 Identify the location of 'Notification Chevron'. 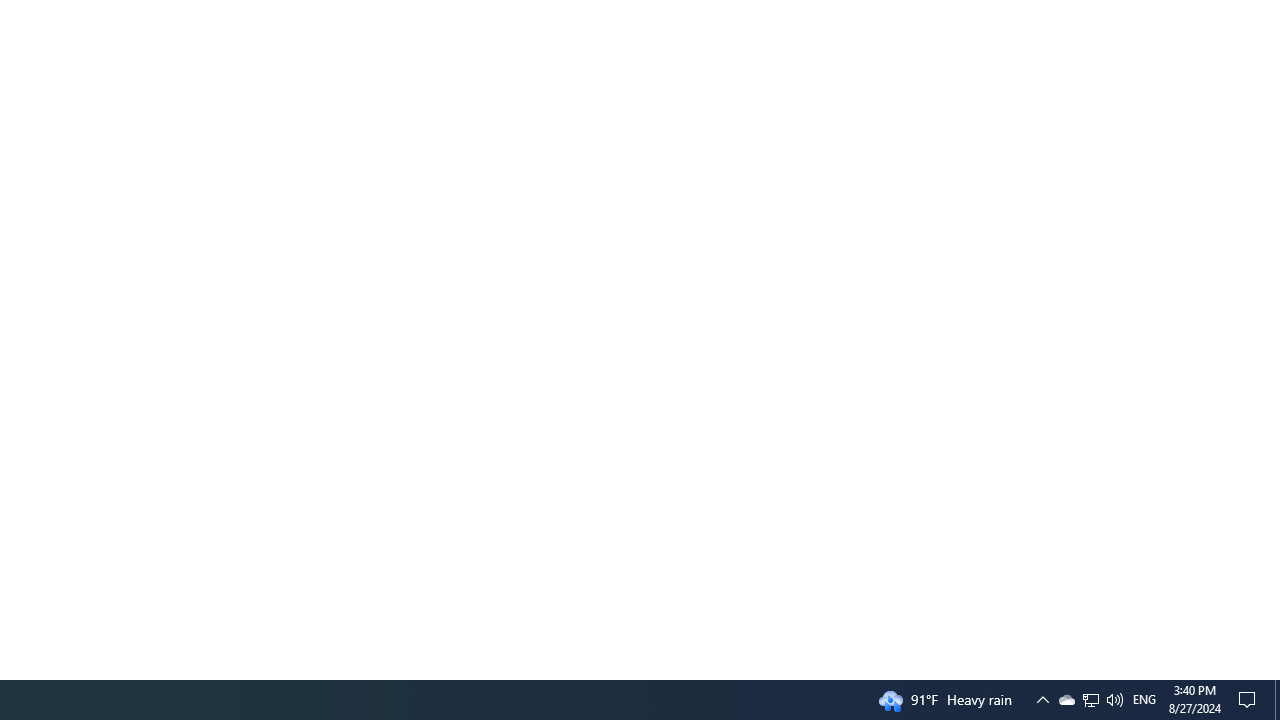
(1065, 698).